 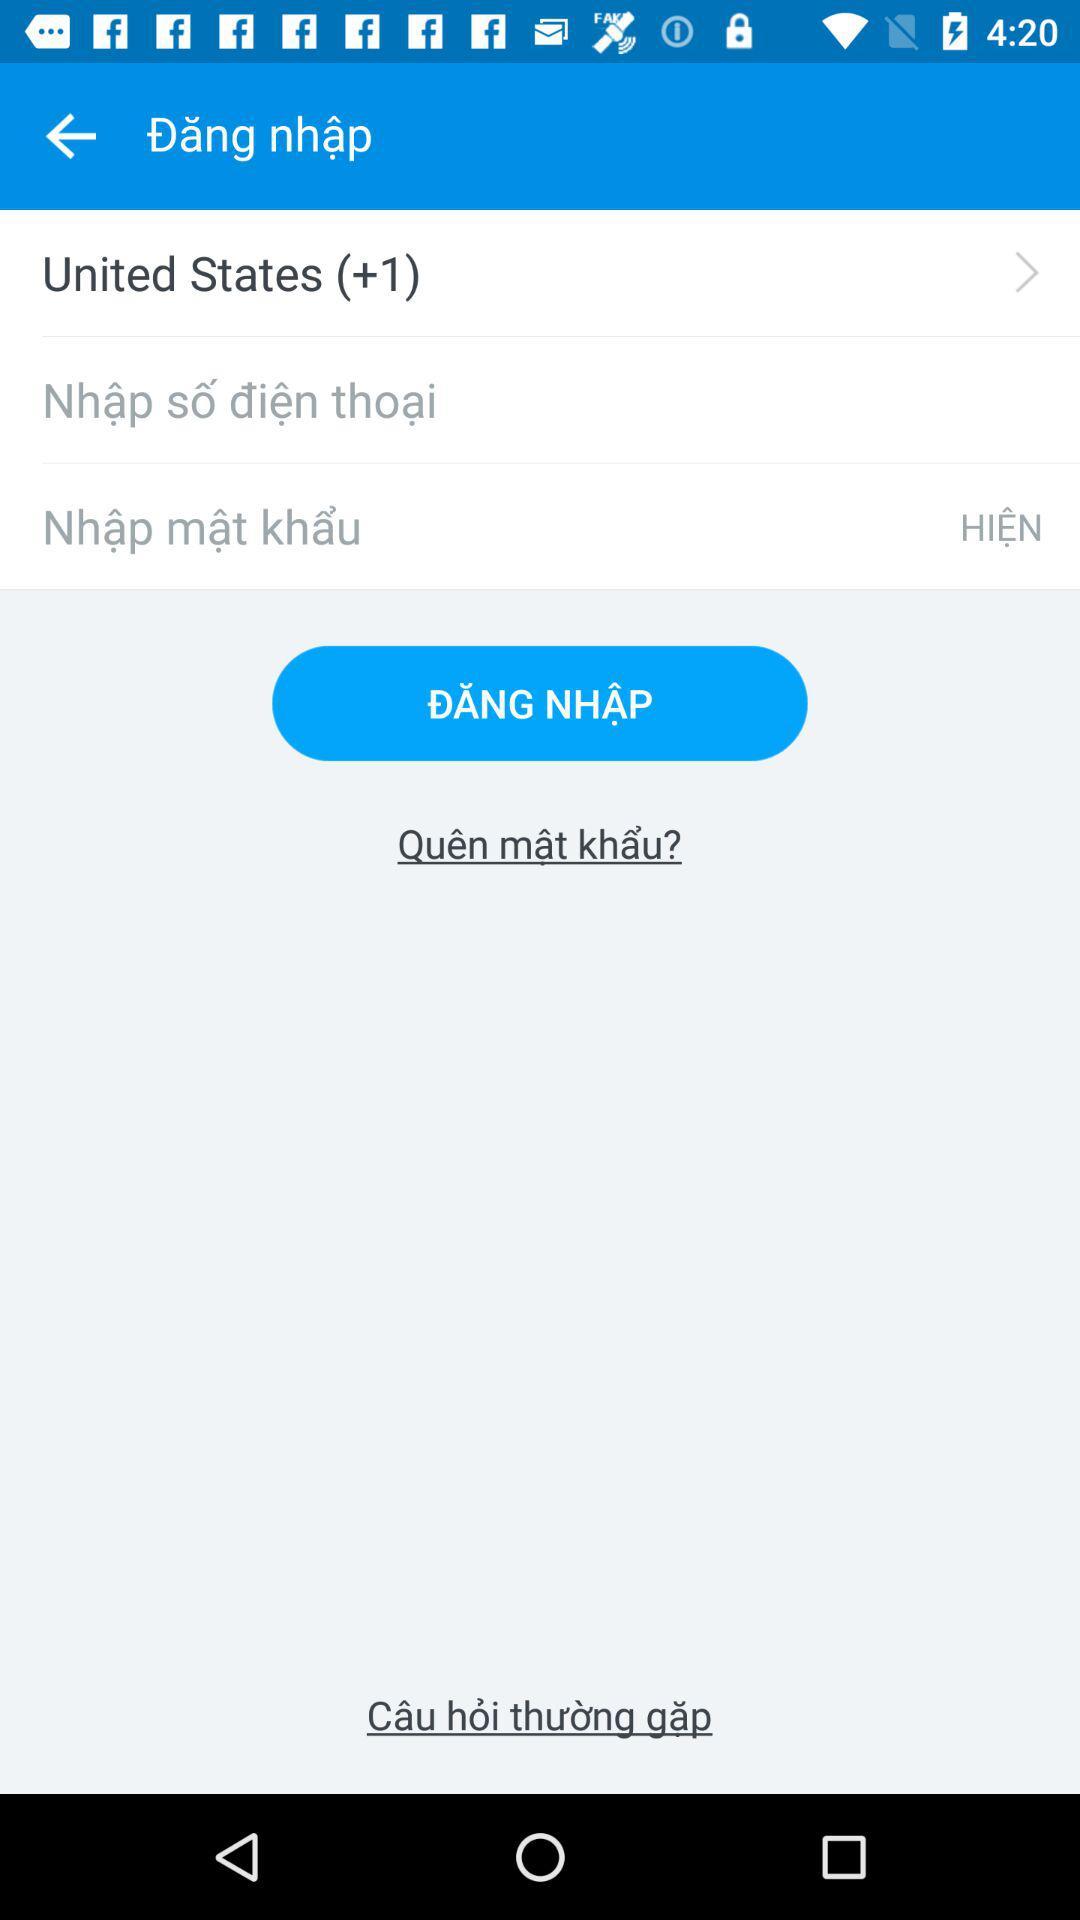 I want to click on icon at the top right corner, so click(x=1001, y=526).